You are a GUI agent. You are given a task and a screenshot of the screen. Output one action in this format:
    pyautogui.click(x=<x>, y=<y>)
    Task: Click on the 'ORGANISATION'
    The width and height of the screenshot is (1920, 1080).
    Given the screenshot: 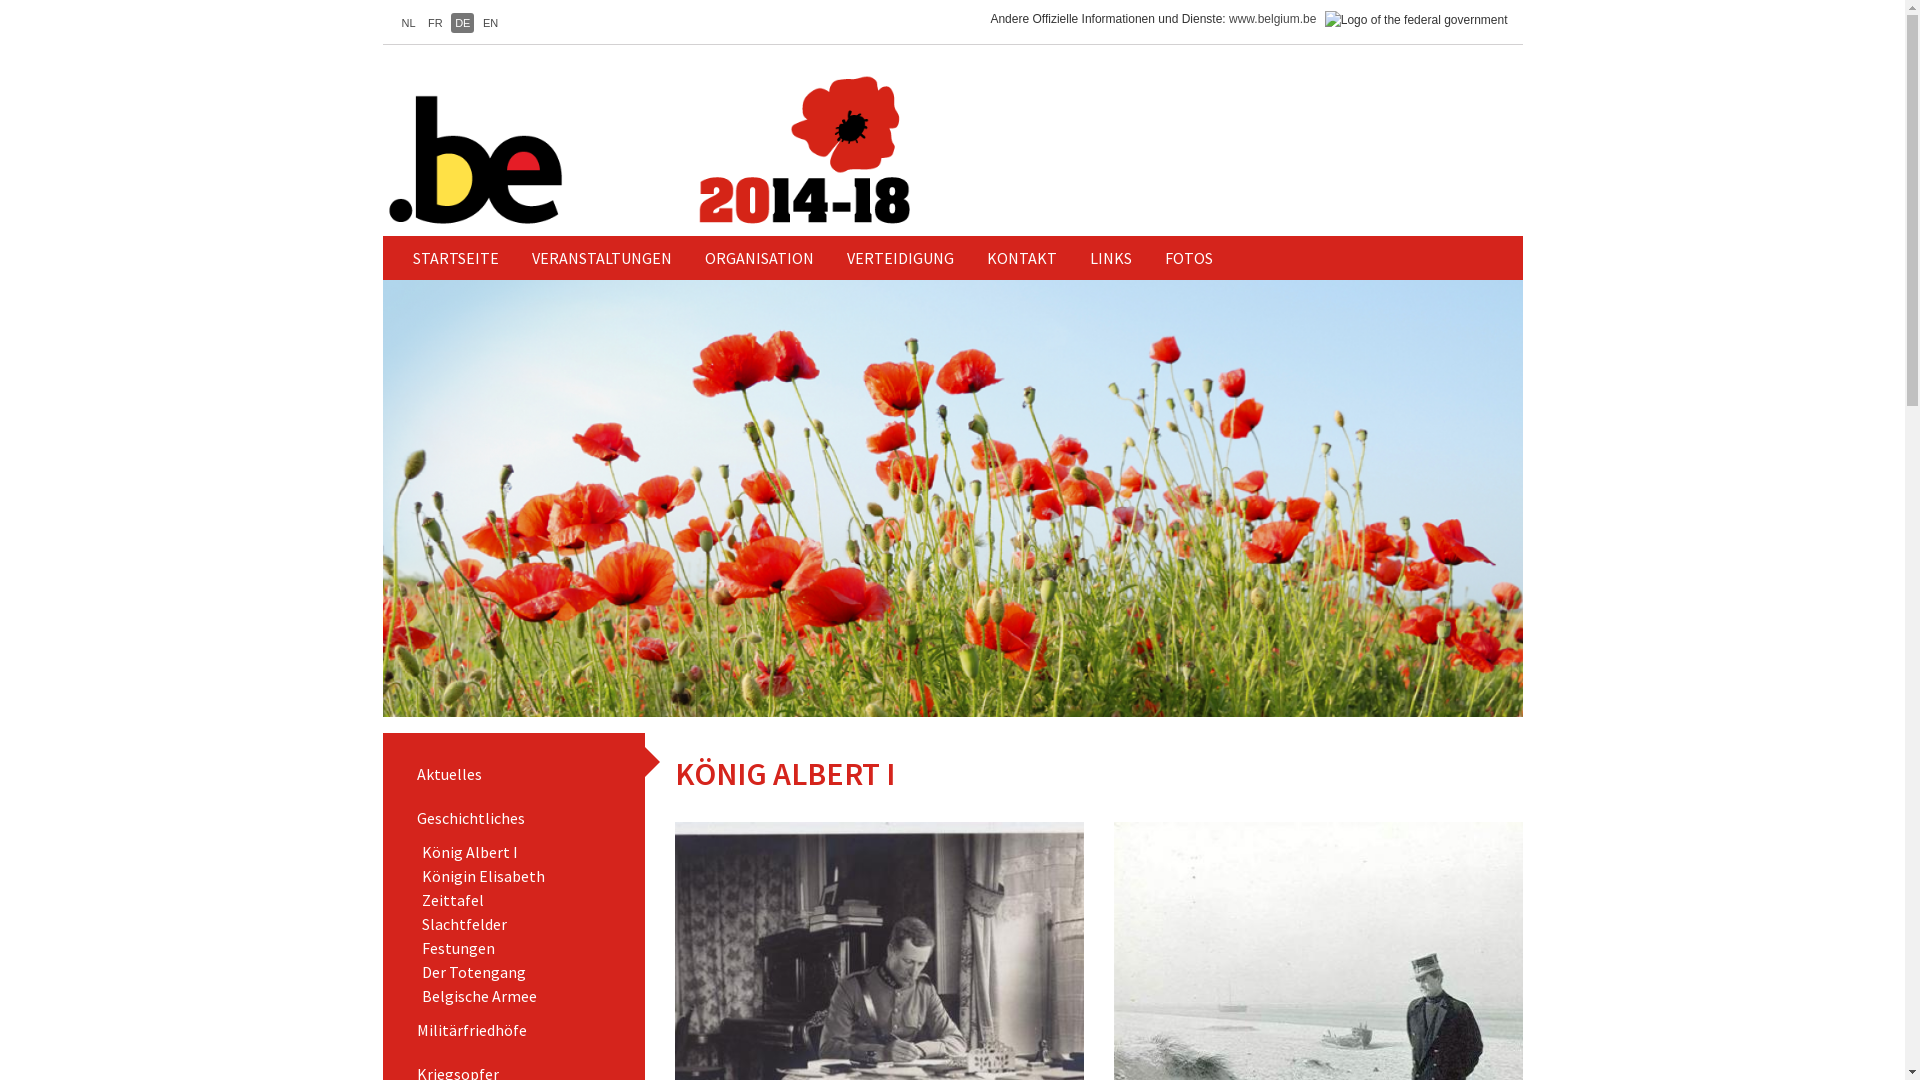 What is the action you would take?
    pyautogui.click(x=758, y=257)
    